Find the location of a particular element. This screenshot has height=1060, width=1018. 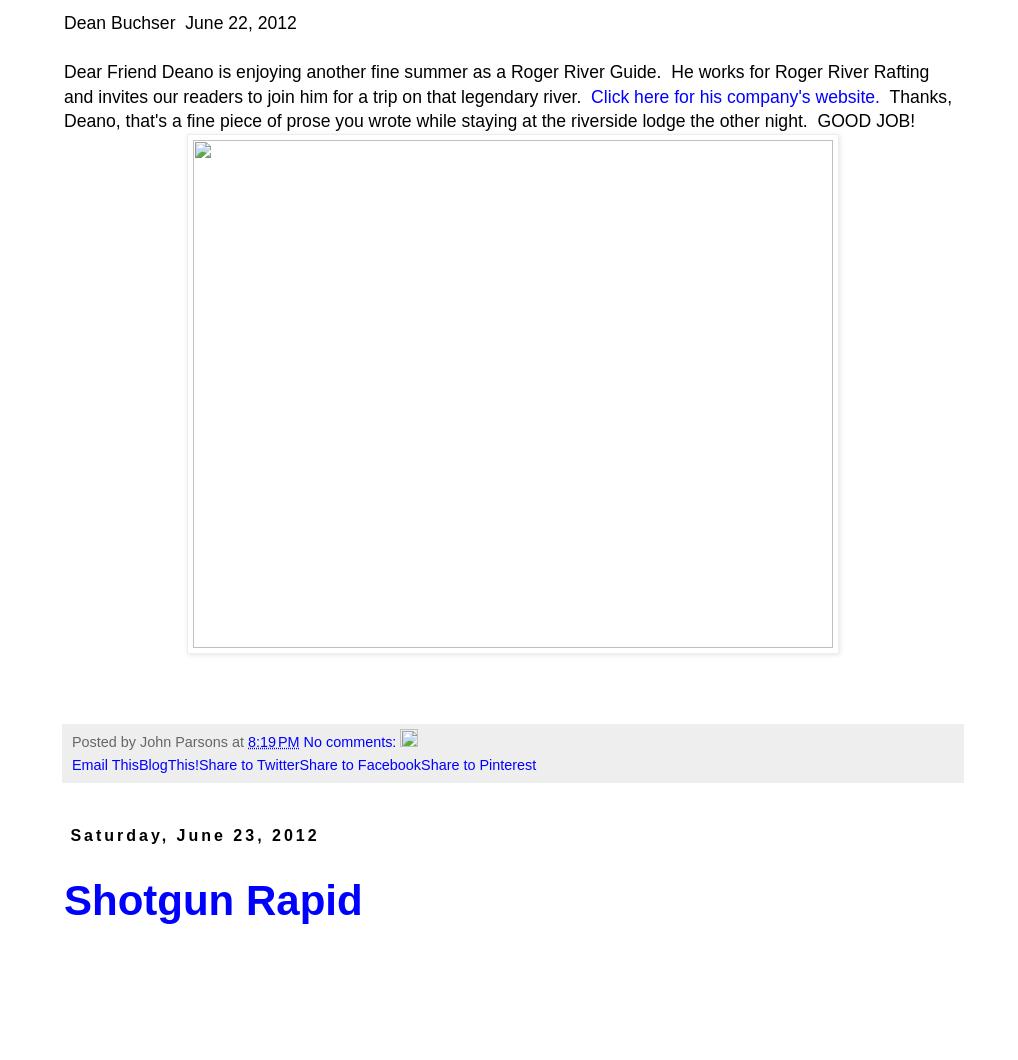

'Click here for his company's website.' is located at coordinates (734, 96).